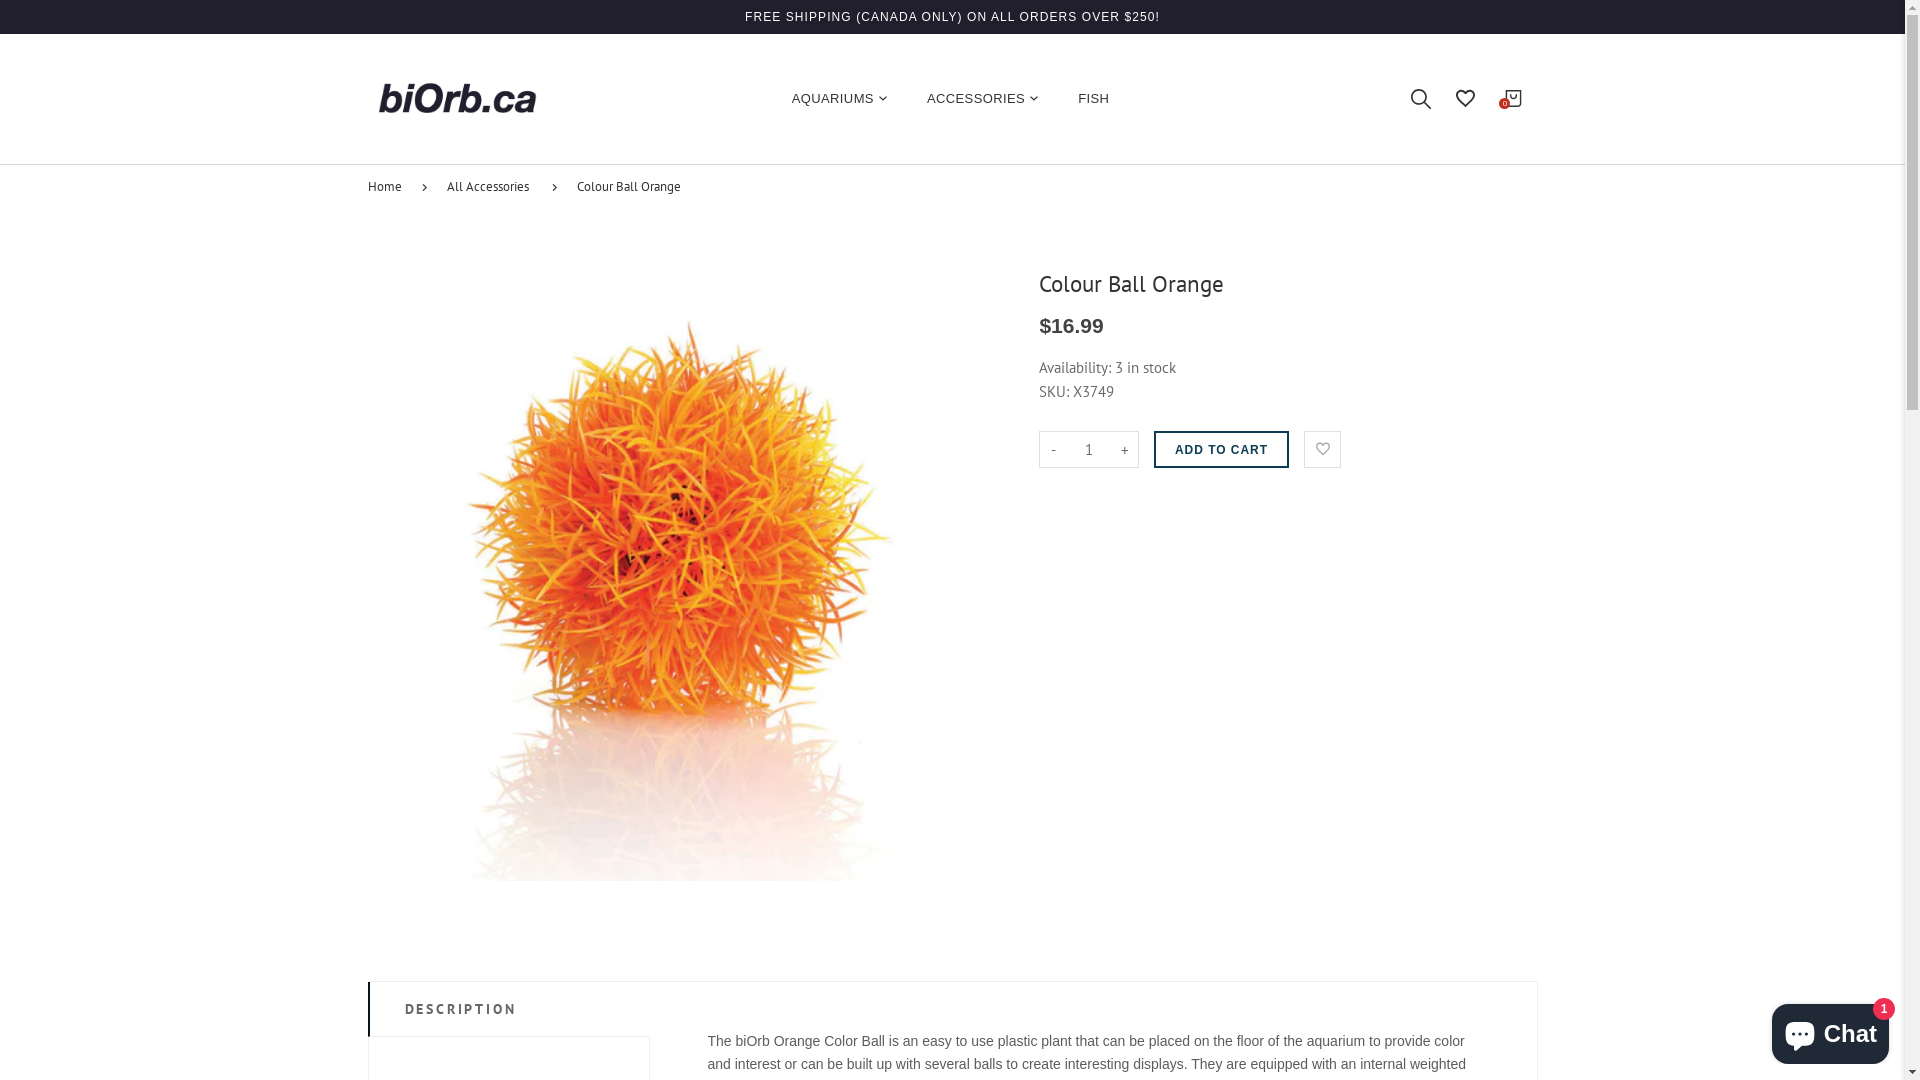 This screenshot has width=1920, height=1080. Describe the element at coordinates (1322, 448) in the screenshot. I see `'Add to Wishlist'` at that location.